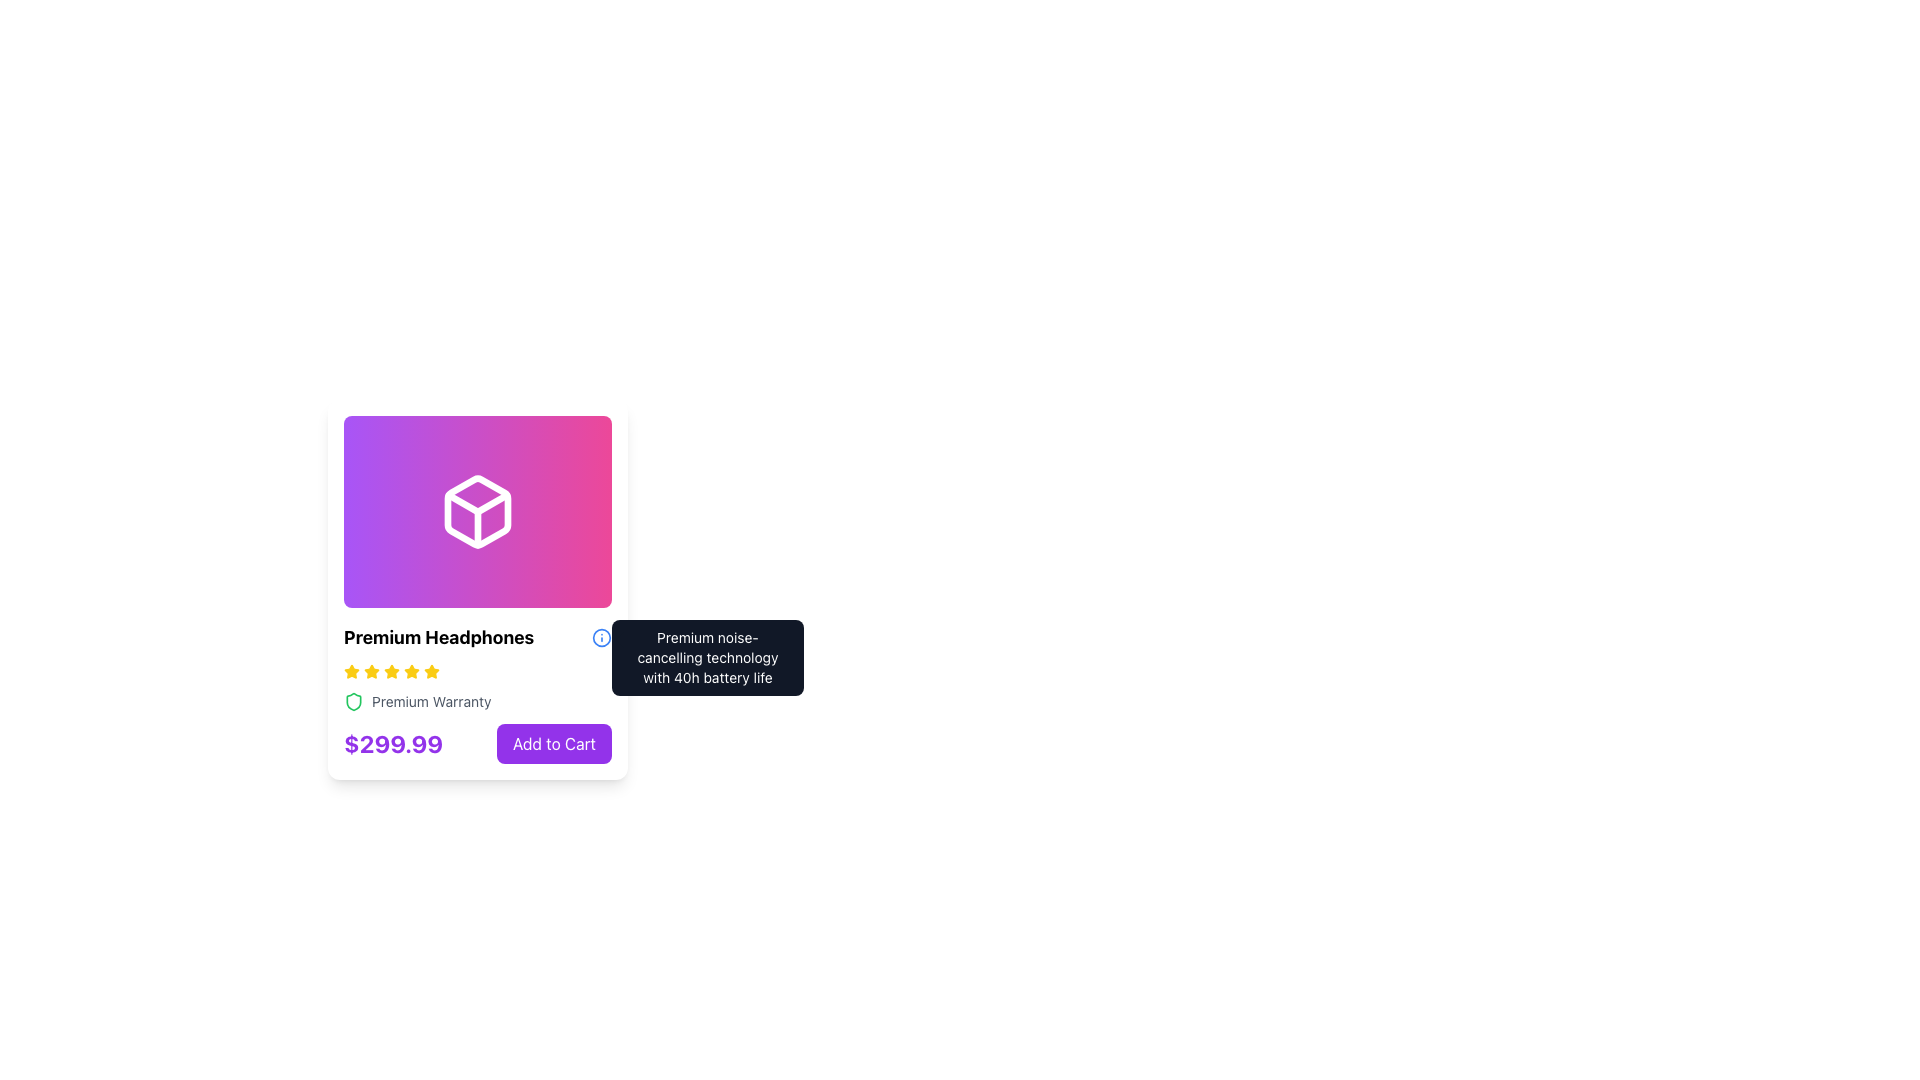 The height and width of the screenshot is (1080, 1920). What do you see at coordinates (411, 671) in the screenshot?
I see `the seventh yellow star icon in the rating component, which is part of a horizontal row of nine stars, located at the bottom of the product details card` at bounding box center [411, 671].